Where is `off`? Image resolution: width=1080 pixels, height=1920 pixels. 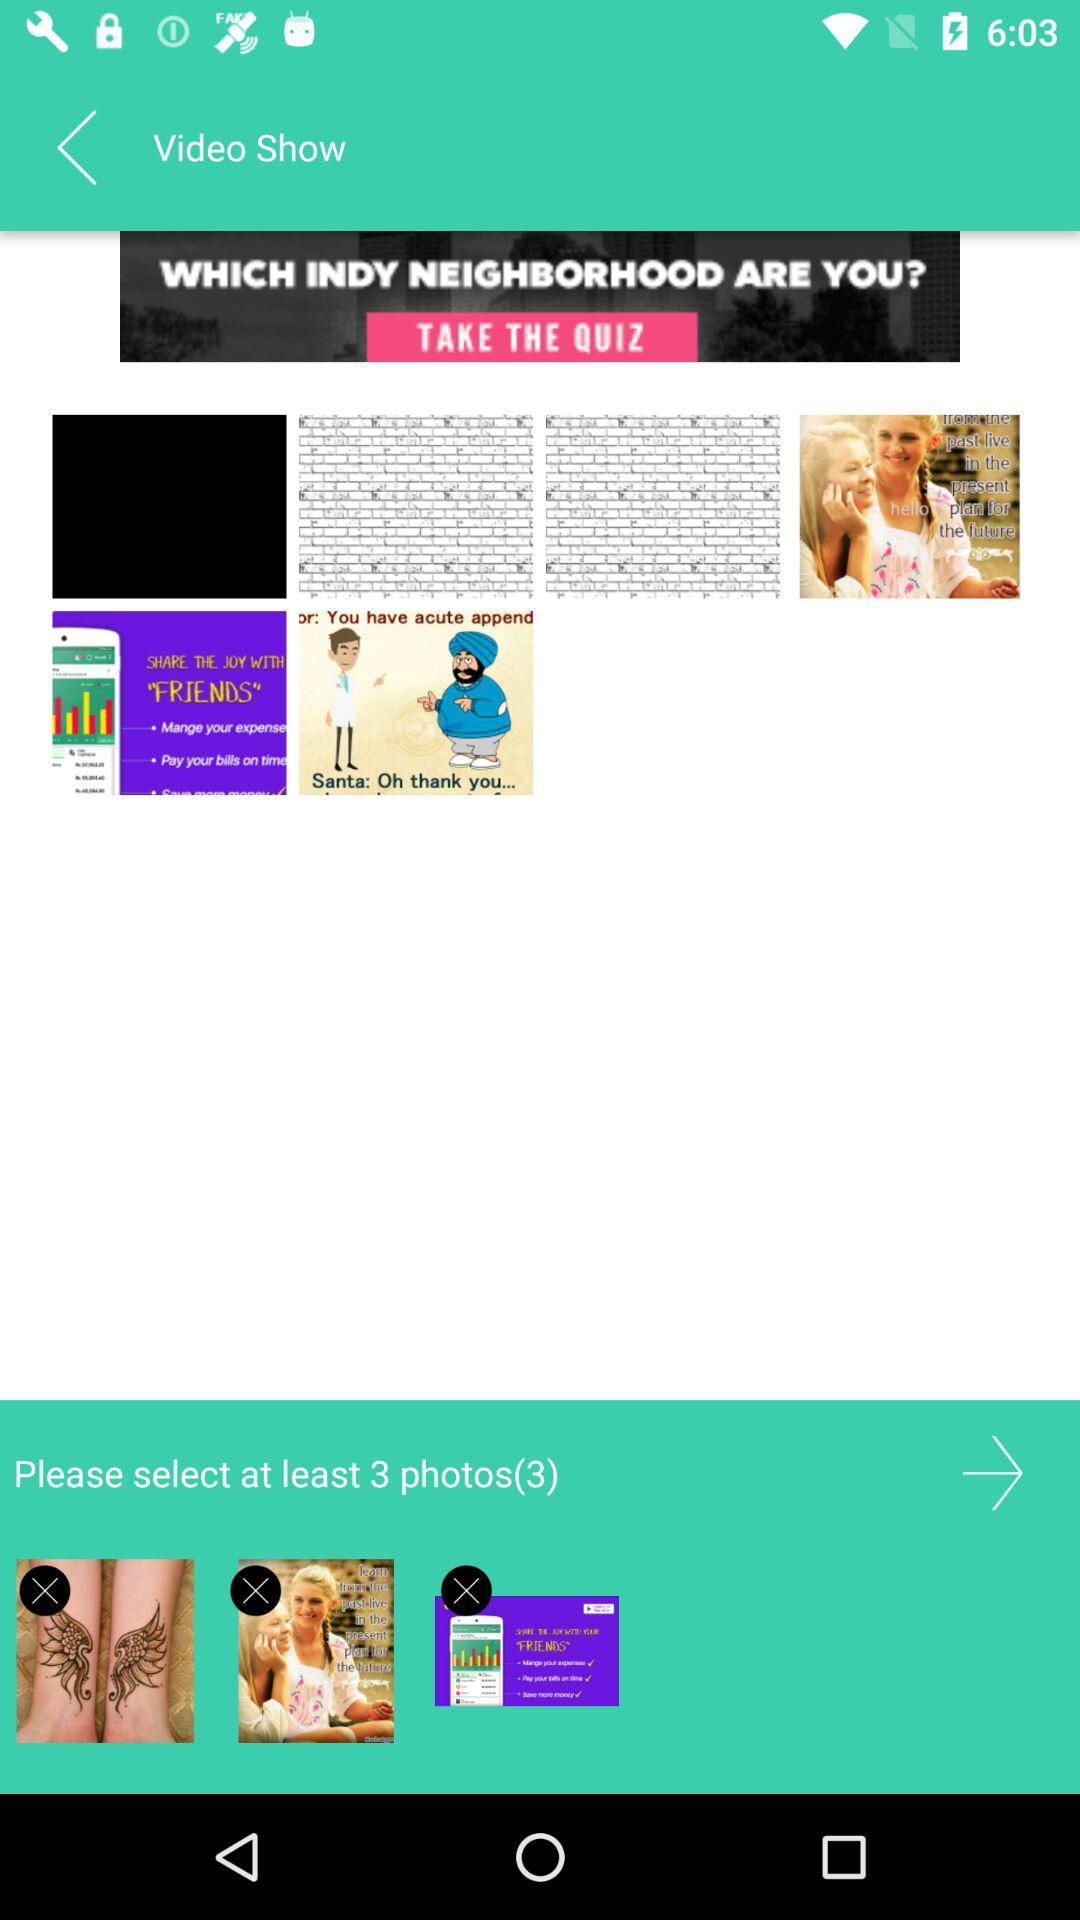
off is located at coordinates (466, 1589).